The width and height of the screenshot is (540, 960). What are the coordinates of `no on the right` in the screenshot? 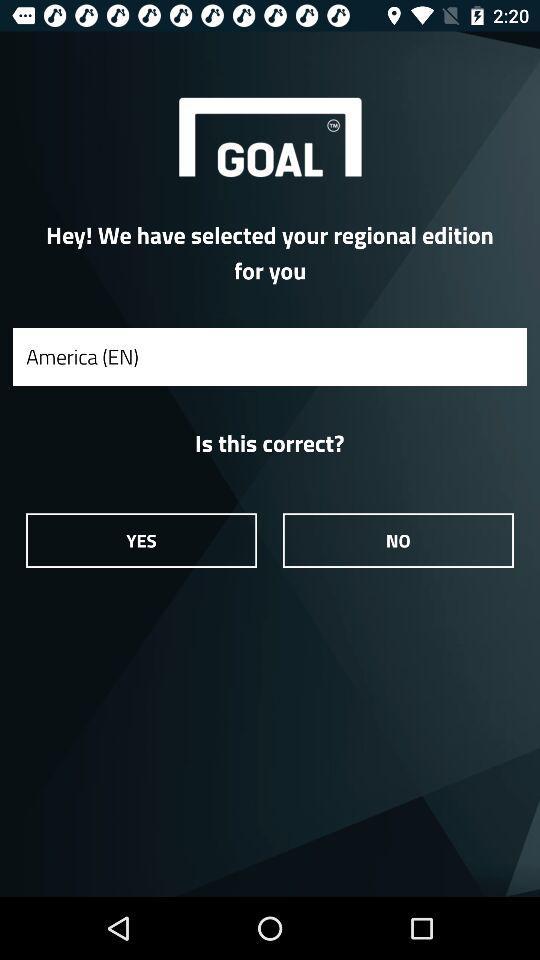 It's located at (398, 539).